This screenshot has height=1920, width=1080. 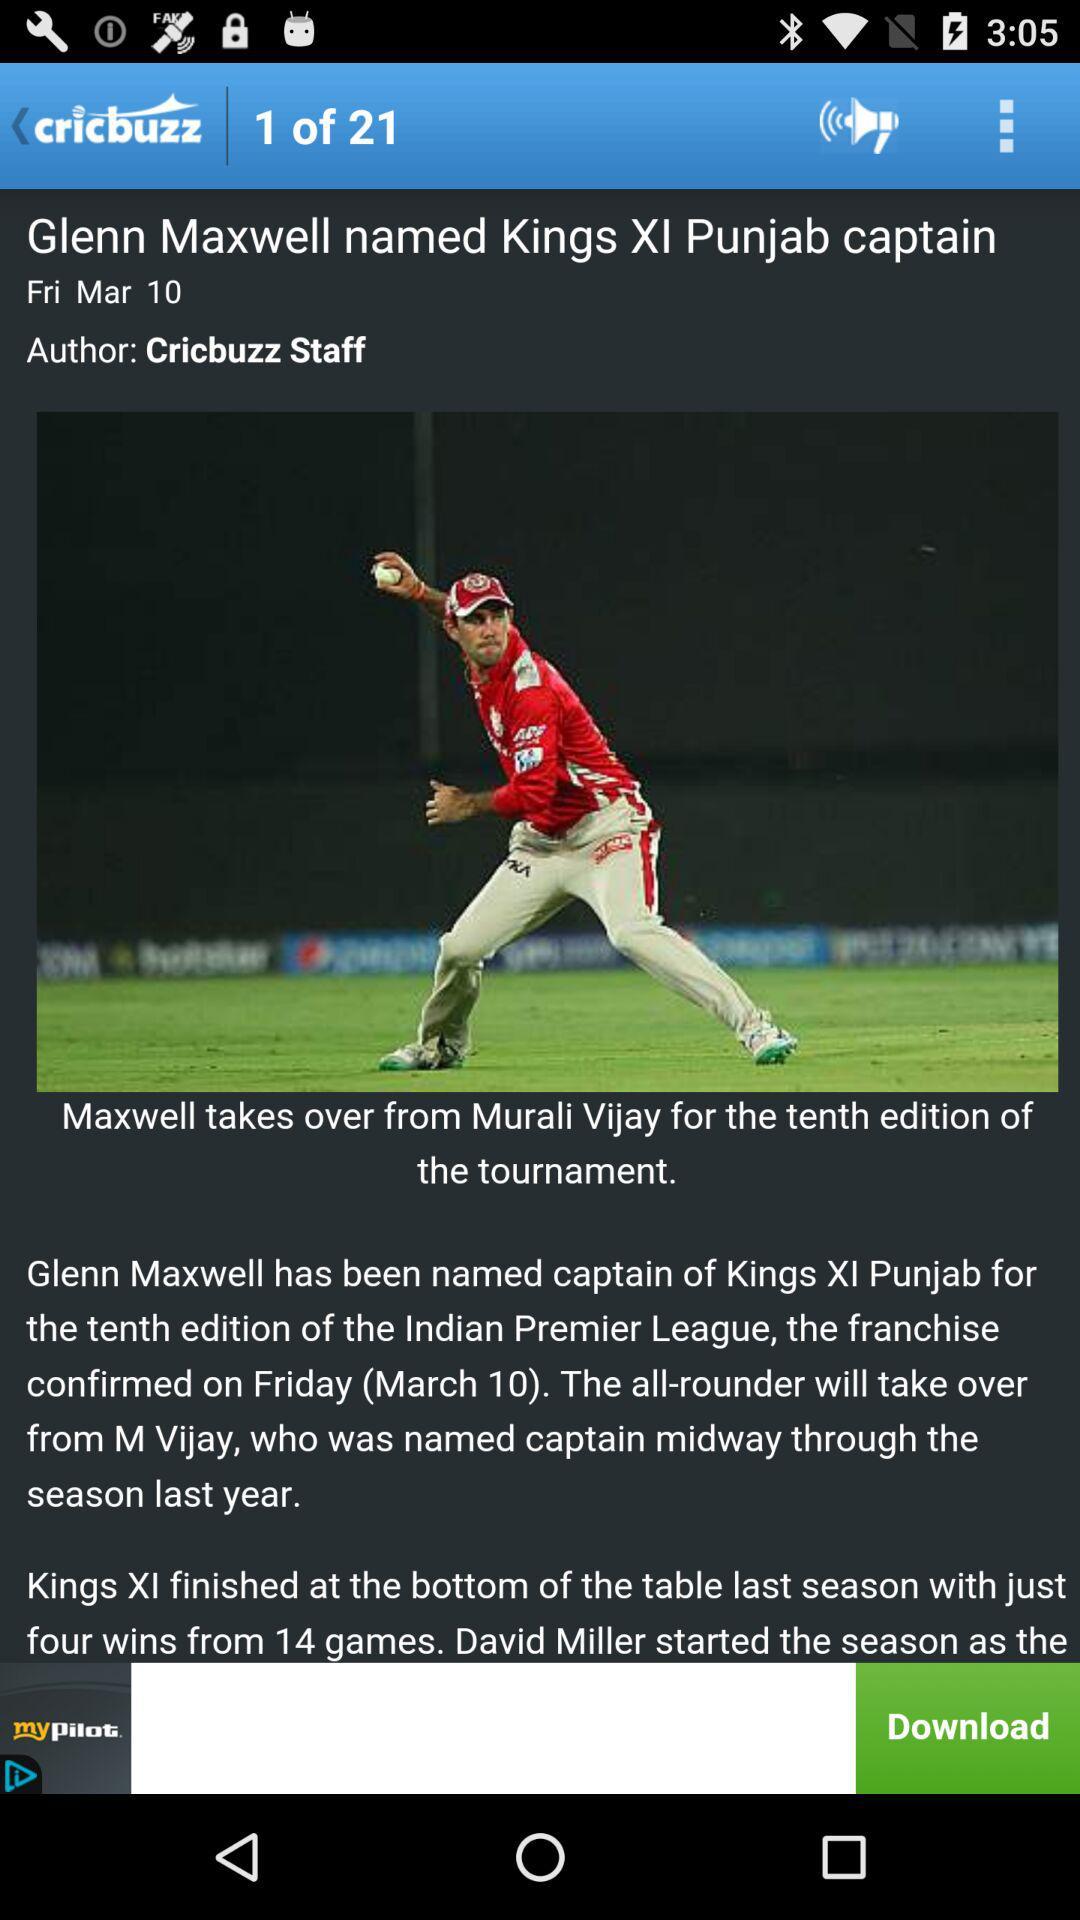 What do you see at coordinates (1006, 124) in the screenshot?
I see `more options` at bounding box center [1006, 124].